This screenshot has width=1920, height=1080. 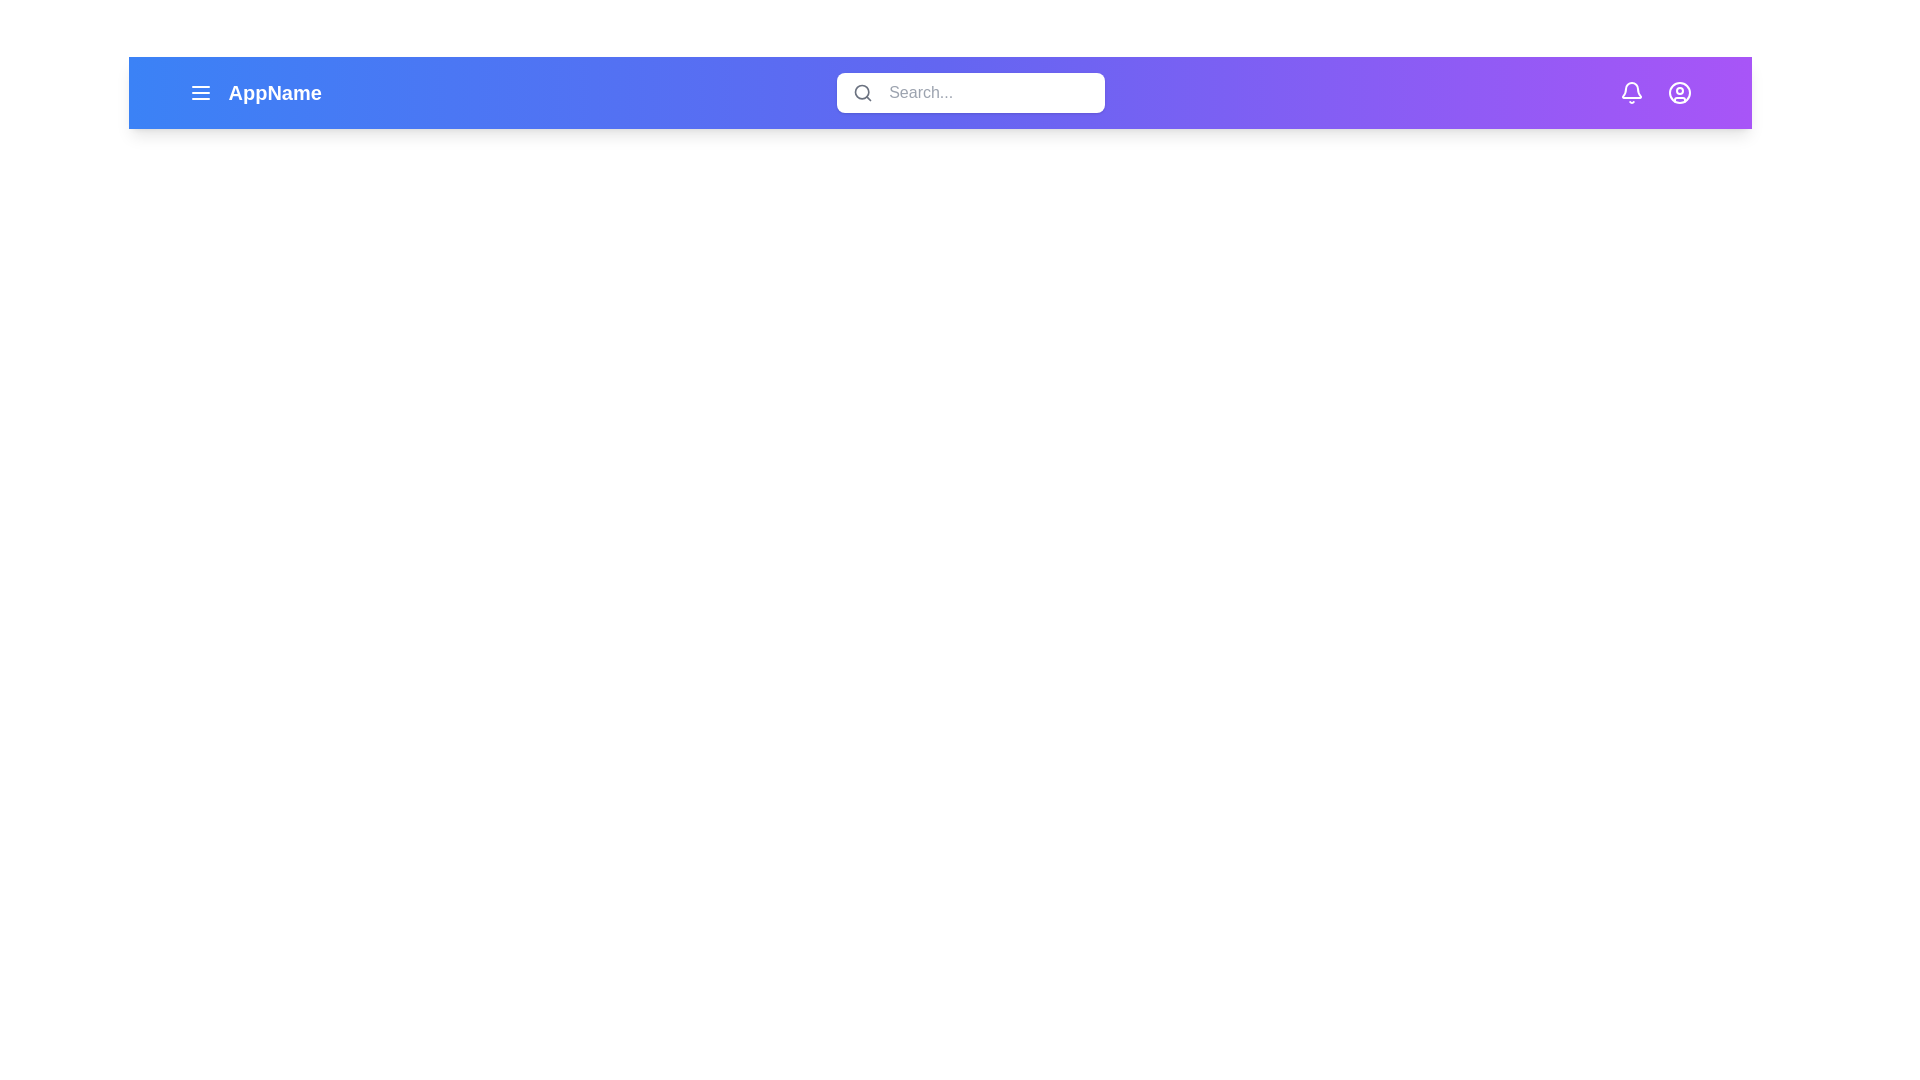 I want to click on the search icon to initiate a search, so click(x=863, y=92).